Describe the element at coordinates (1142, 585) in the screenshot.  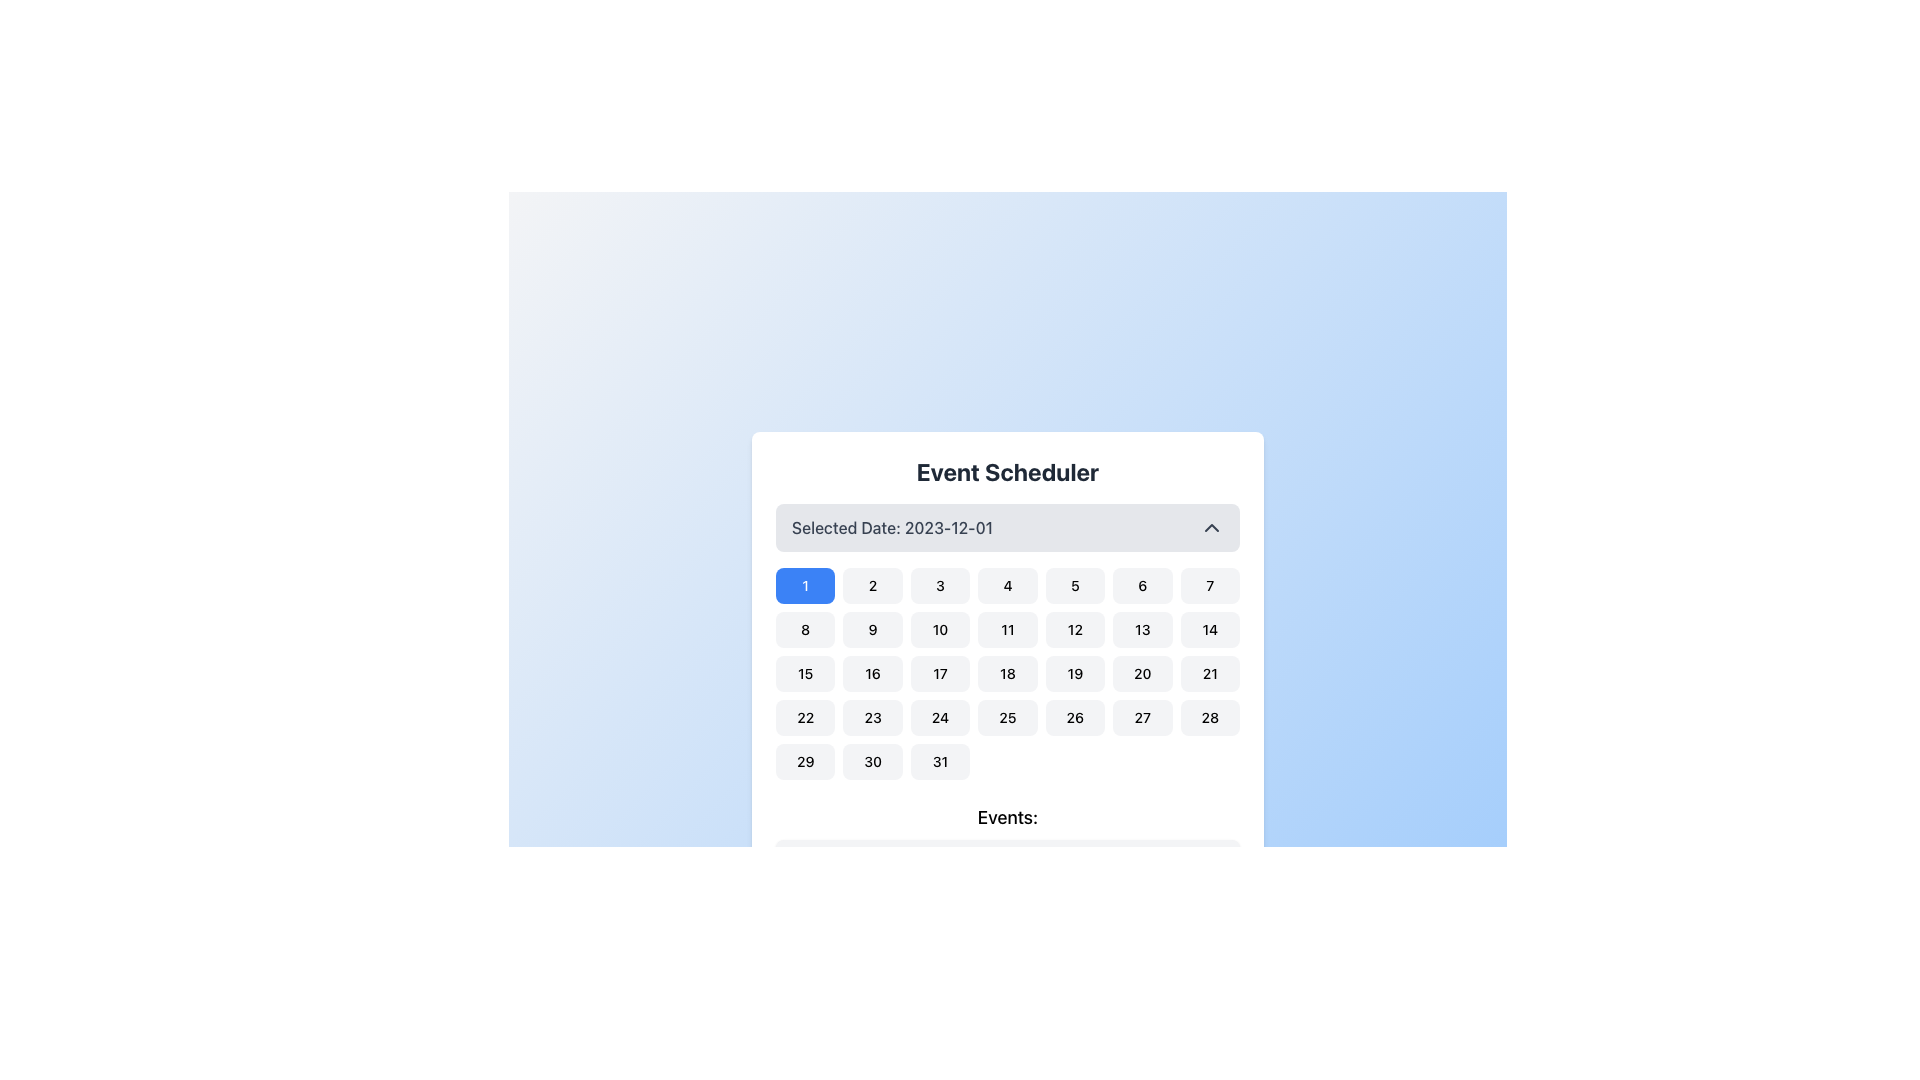
I see `the small, rounded rectangular button labeled '6' with a light gray background` at that location.